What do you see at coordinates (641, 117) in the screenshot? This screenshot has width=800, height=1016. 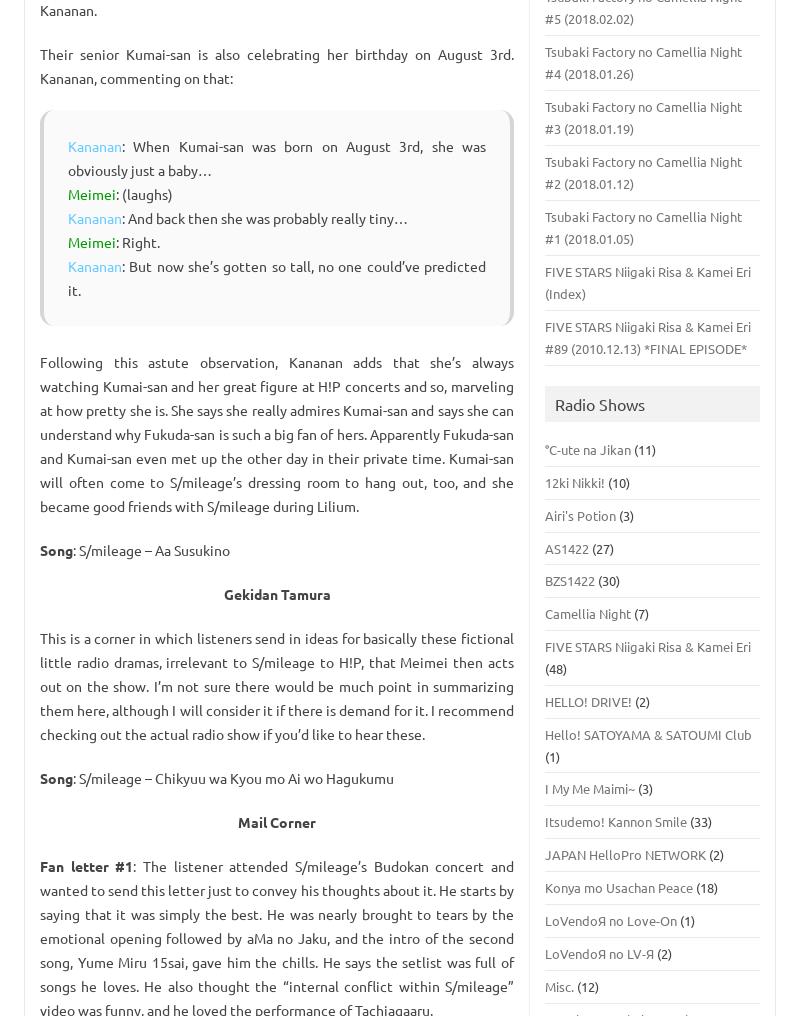 I see `'Tsubaki Factory no Camellia Night #3 (2018.01.19)'` at bounding box center [641, 117].